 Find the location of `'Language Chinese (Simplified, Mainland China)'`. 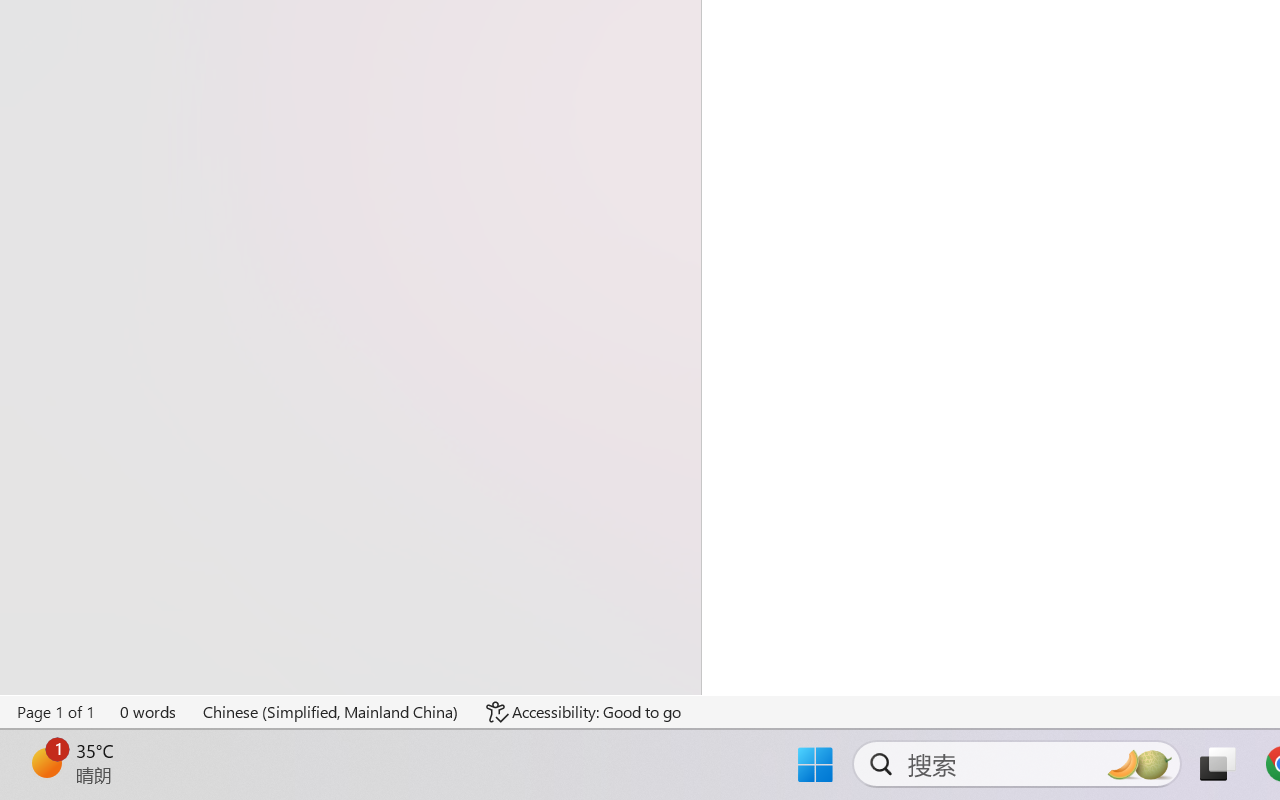

'Language Chinese (Simplified, Mainland China)' is located at coordinates (331, 711).